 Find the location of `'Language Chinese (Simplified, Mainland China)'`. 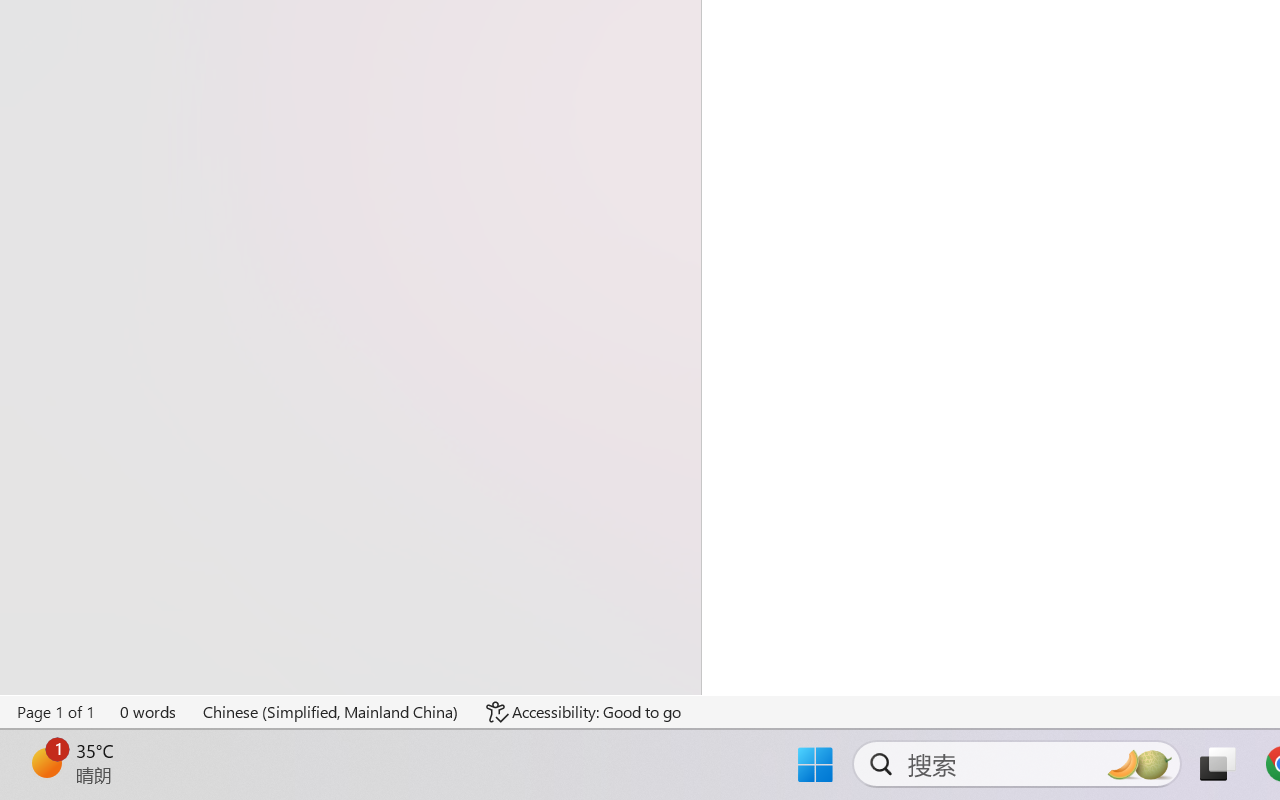

'Language Chinese (Simplified, Mainland China)' is located at coordinates (331, 711).